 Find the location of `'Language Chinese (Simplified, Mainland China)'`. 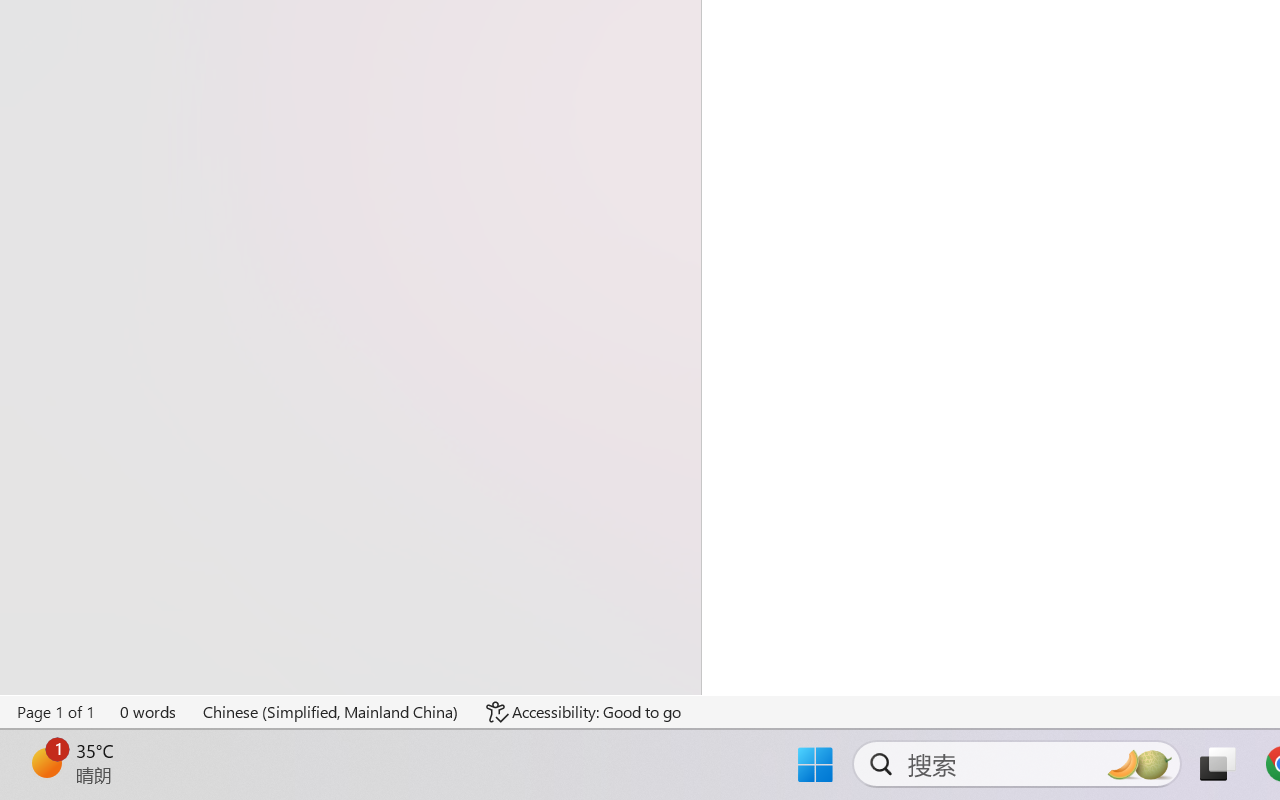

'Language Chinese (Simplified, Mainland China)' is located at coordinates (331, 711).